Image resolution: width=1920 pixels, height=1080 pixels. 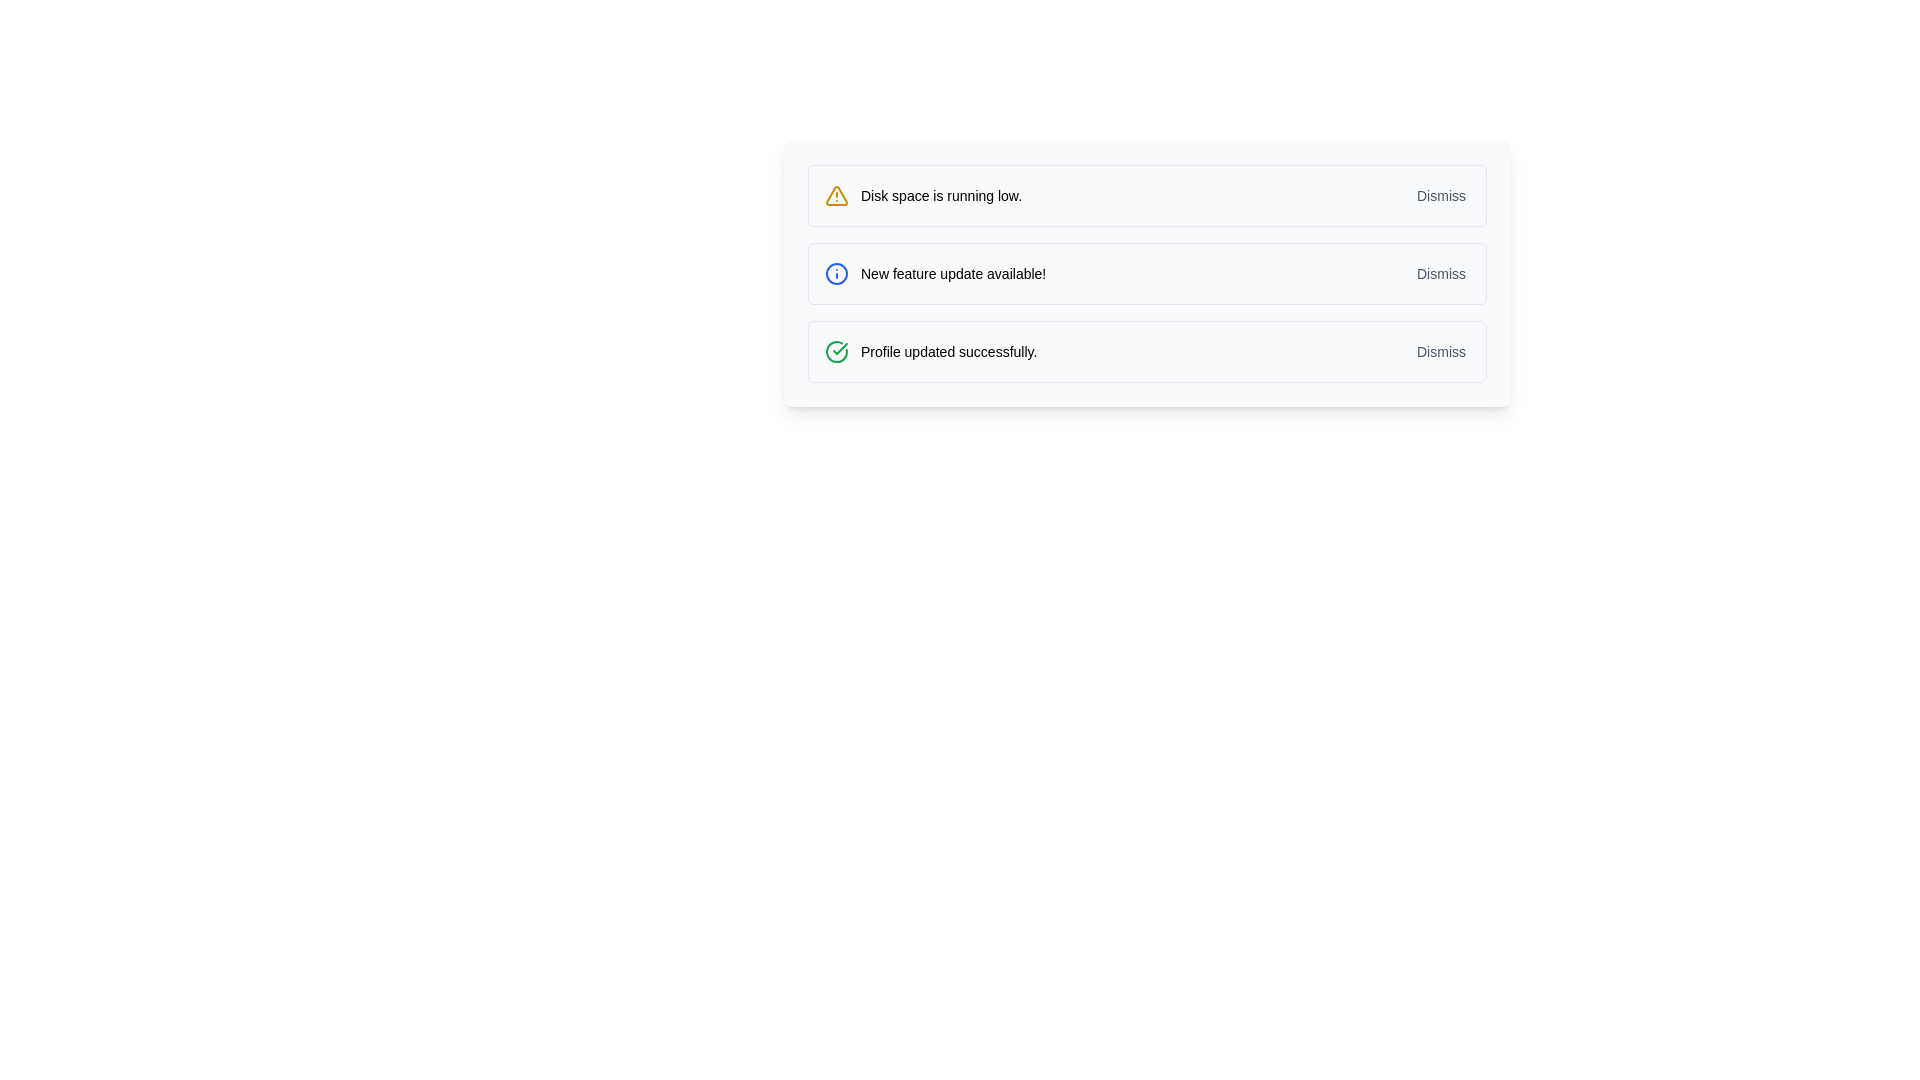 I want to click on the confirmation icon indicating 'Profile updated successfully', which is located to the left of the message text, so click(x=836, y=350).